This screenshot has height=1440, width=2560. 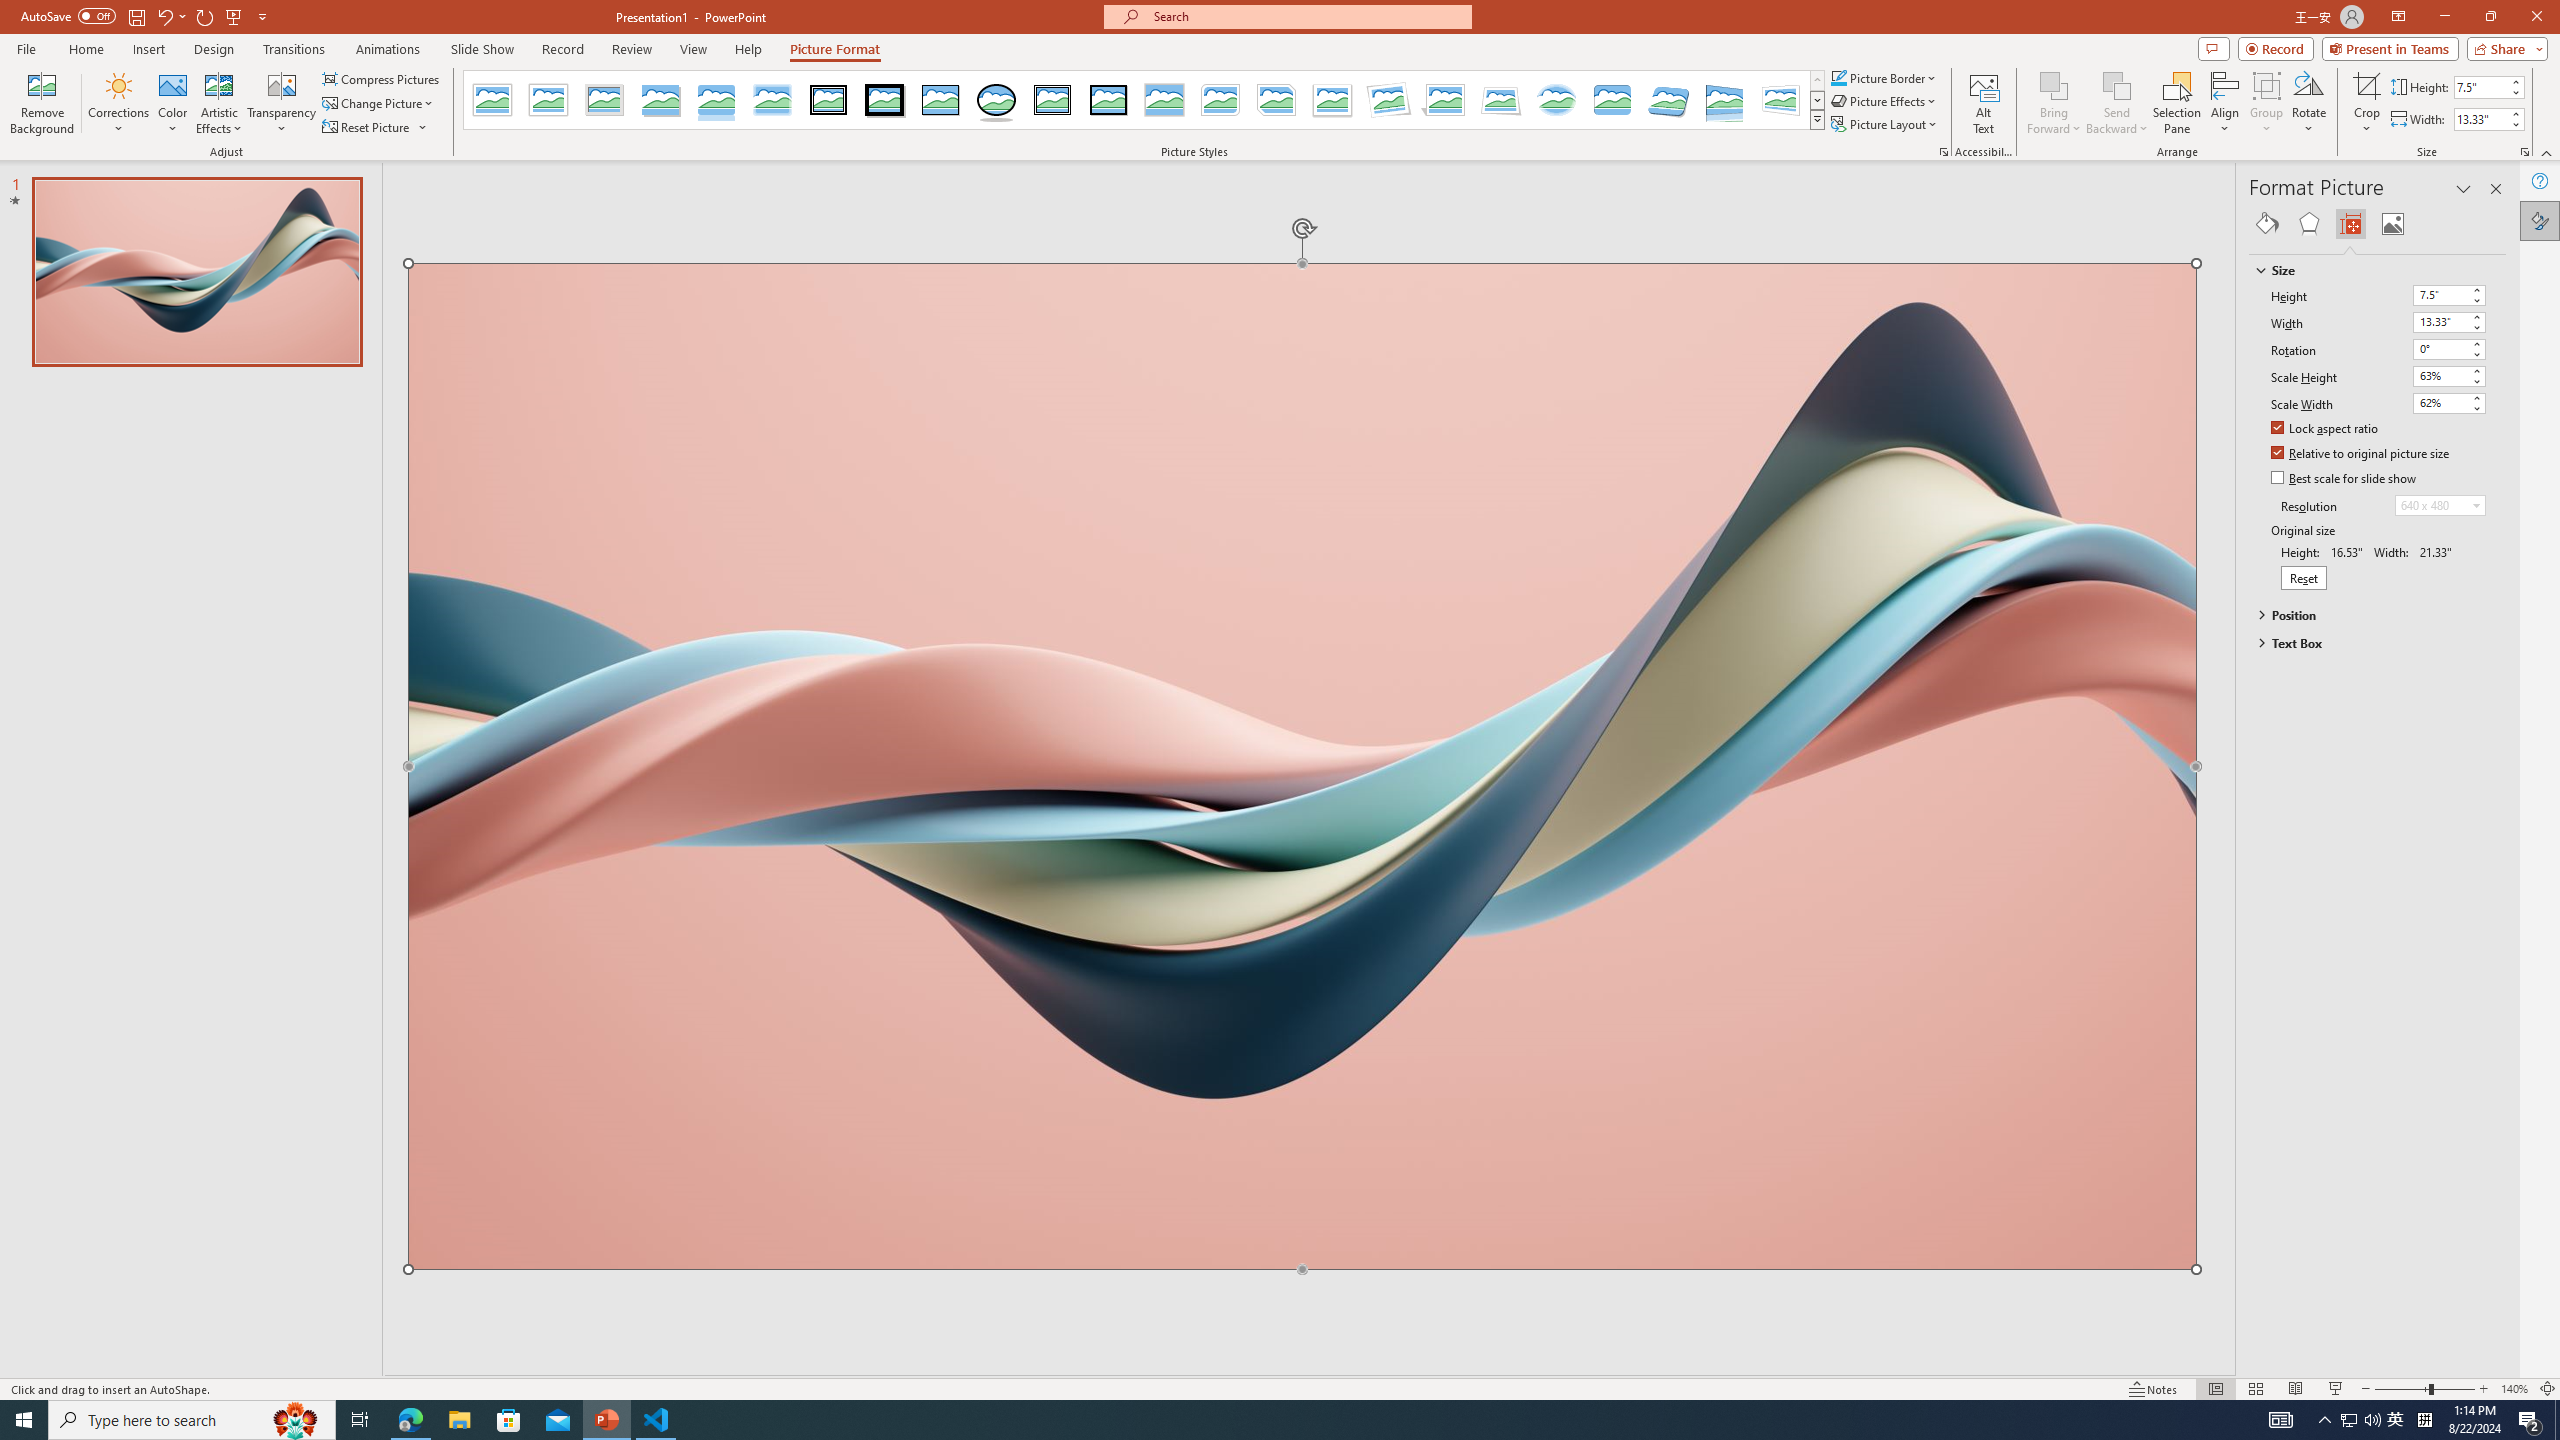 What do you see at coordinates (2360, 453) in the screenshot?
I see `'Relative to original picture size'` at bounding box center [2360, 453].